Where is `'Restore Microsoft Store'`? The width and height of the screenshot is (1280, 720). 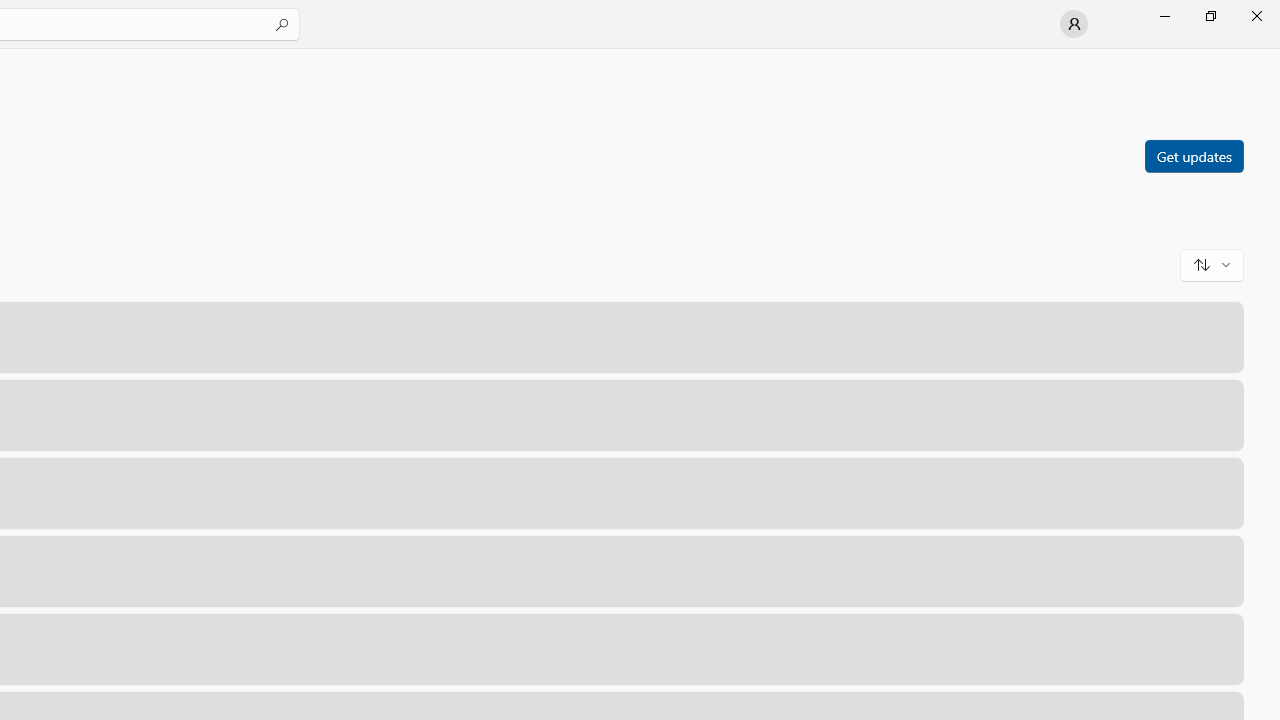
'Restore Microsoft Store' is located at coordinates (1209, 15).